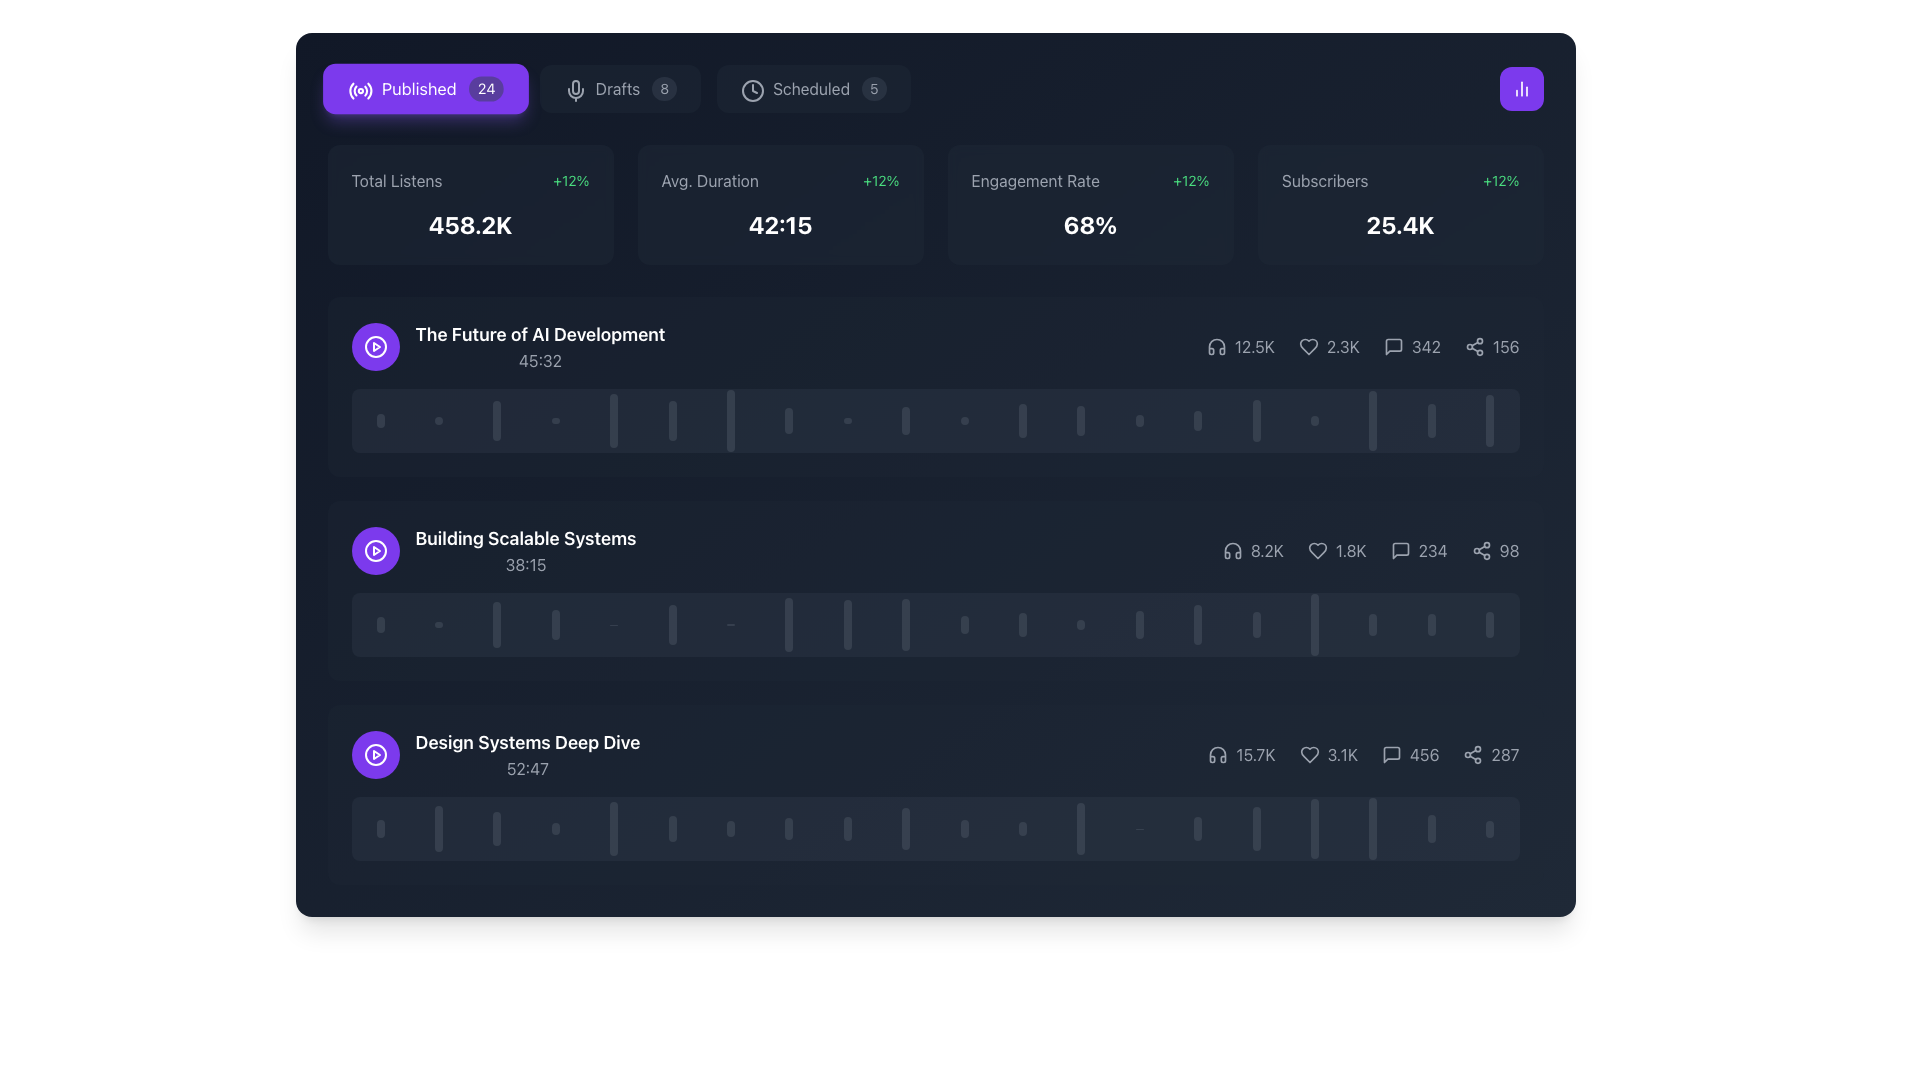 The height and width of the screenshot is (1080, 1920). What do you see at coordinates (874, 87) in the screenshot?
I see `the badge displaying the numeral '5' next to the 'Scheduled' label to change the number displayed` at bounding box center [874, 87].